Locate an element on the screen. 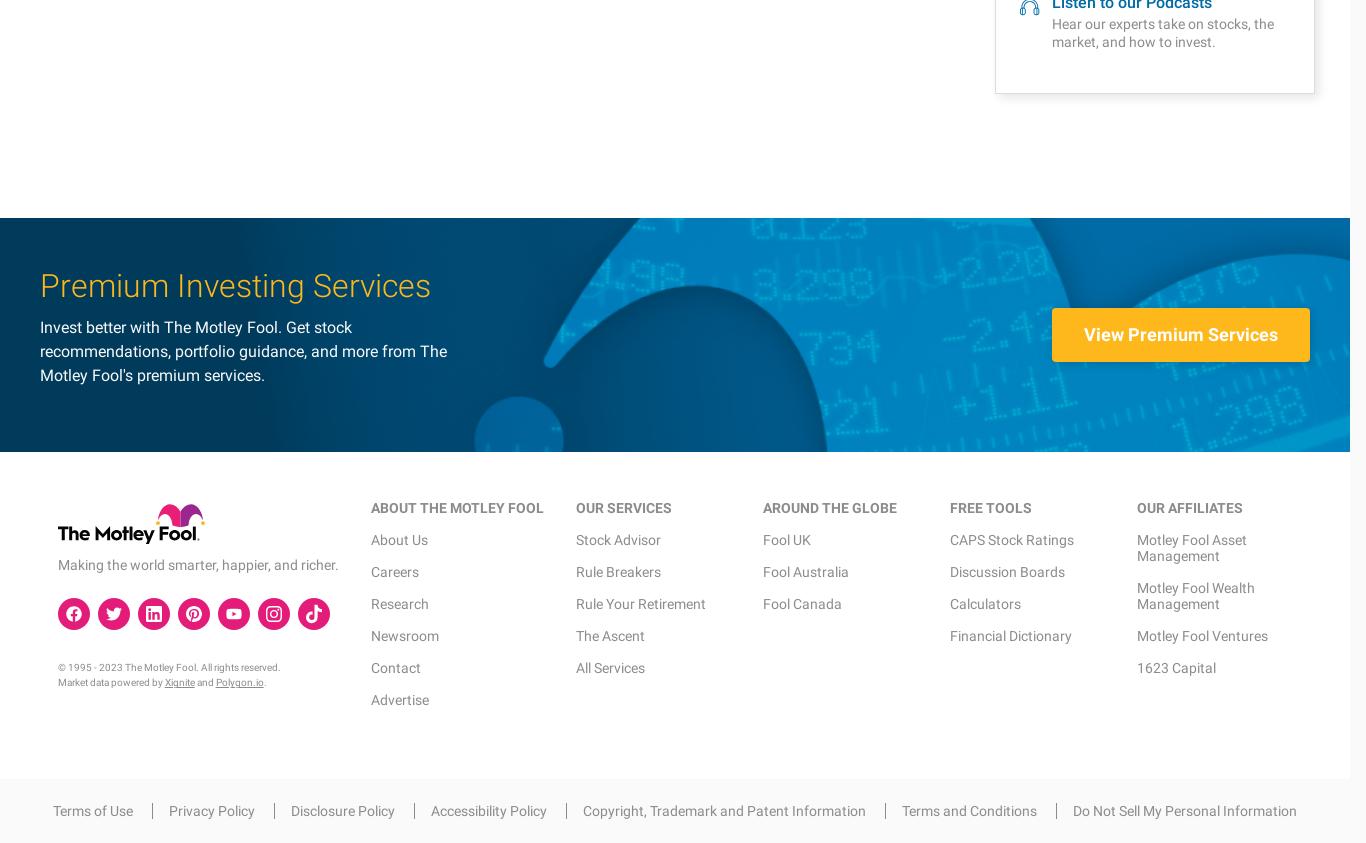  'Careers' is located at coordinates (392, 116).